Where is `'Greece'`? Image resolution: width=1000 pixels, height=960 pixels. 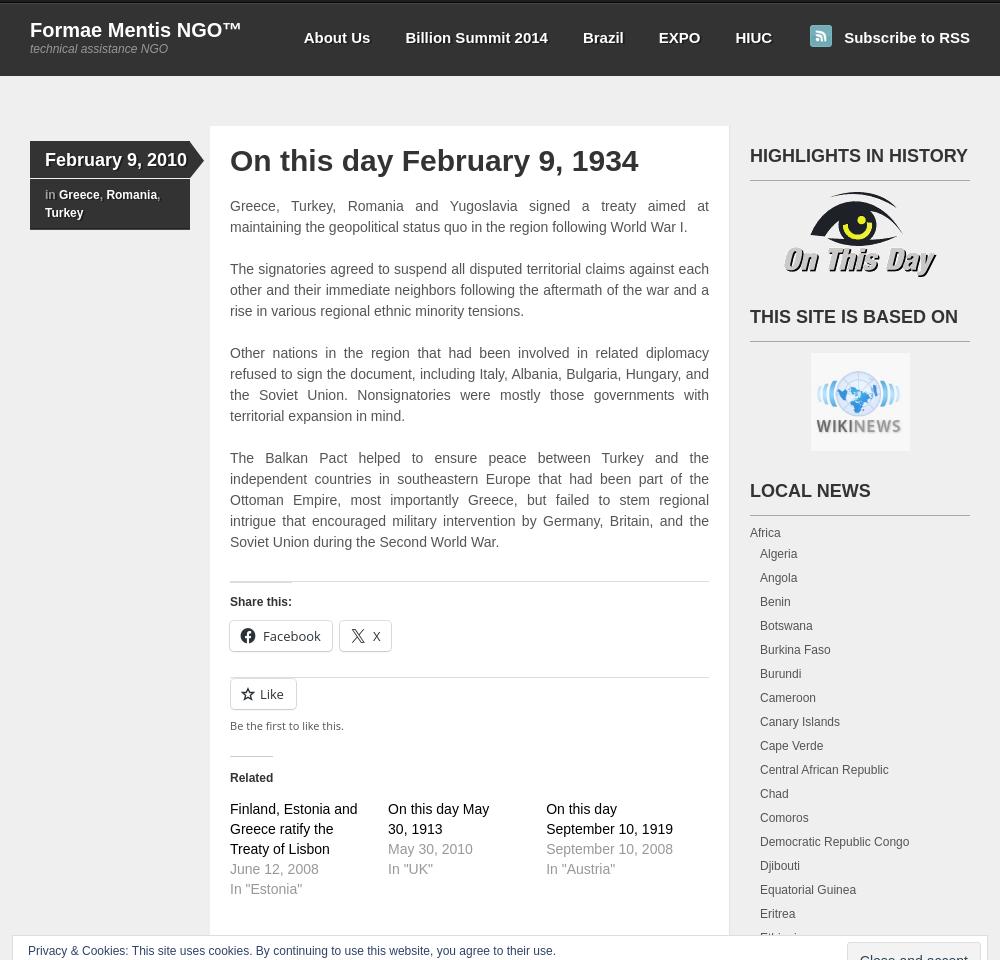 'Greece' is located at coordinates (78, 194).